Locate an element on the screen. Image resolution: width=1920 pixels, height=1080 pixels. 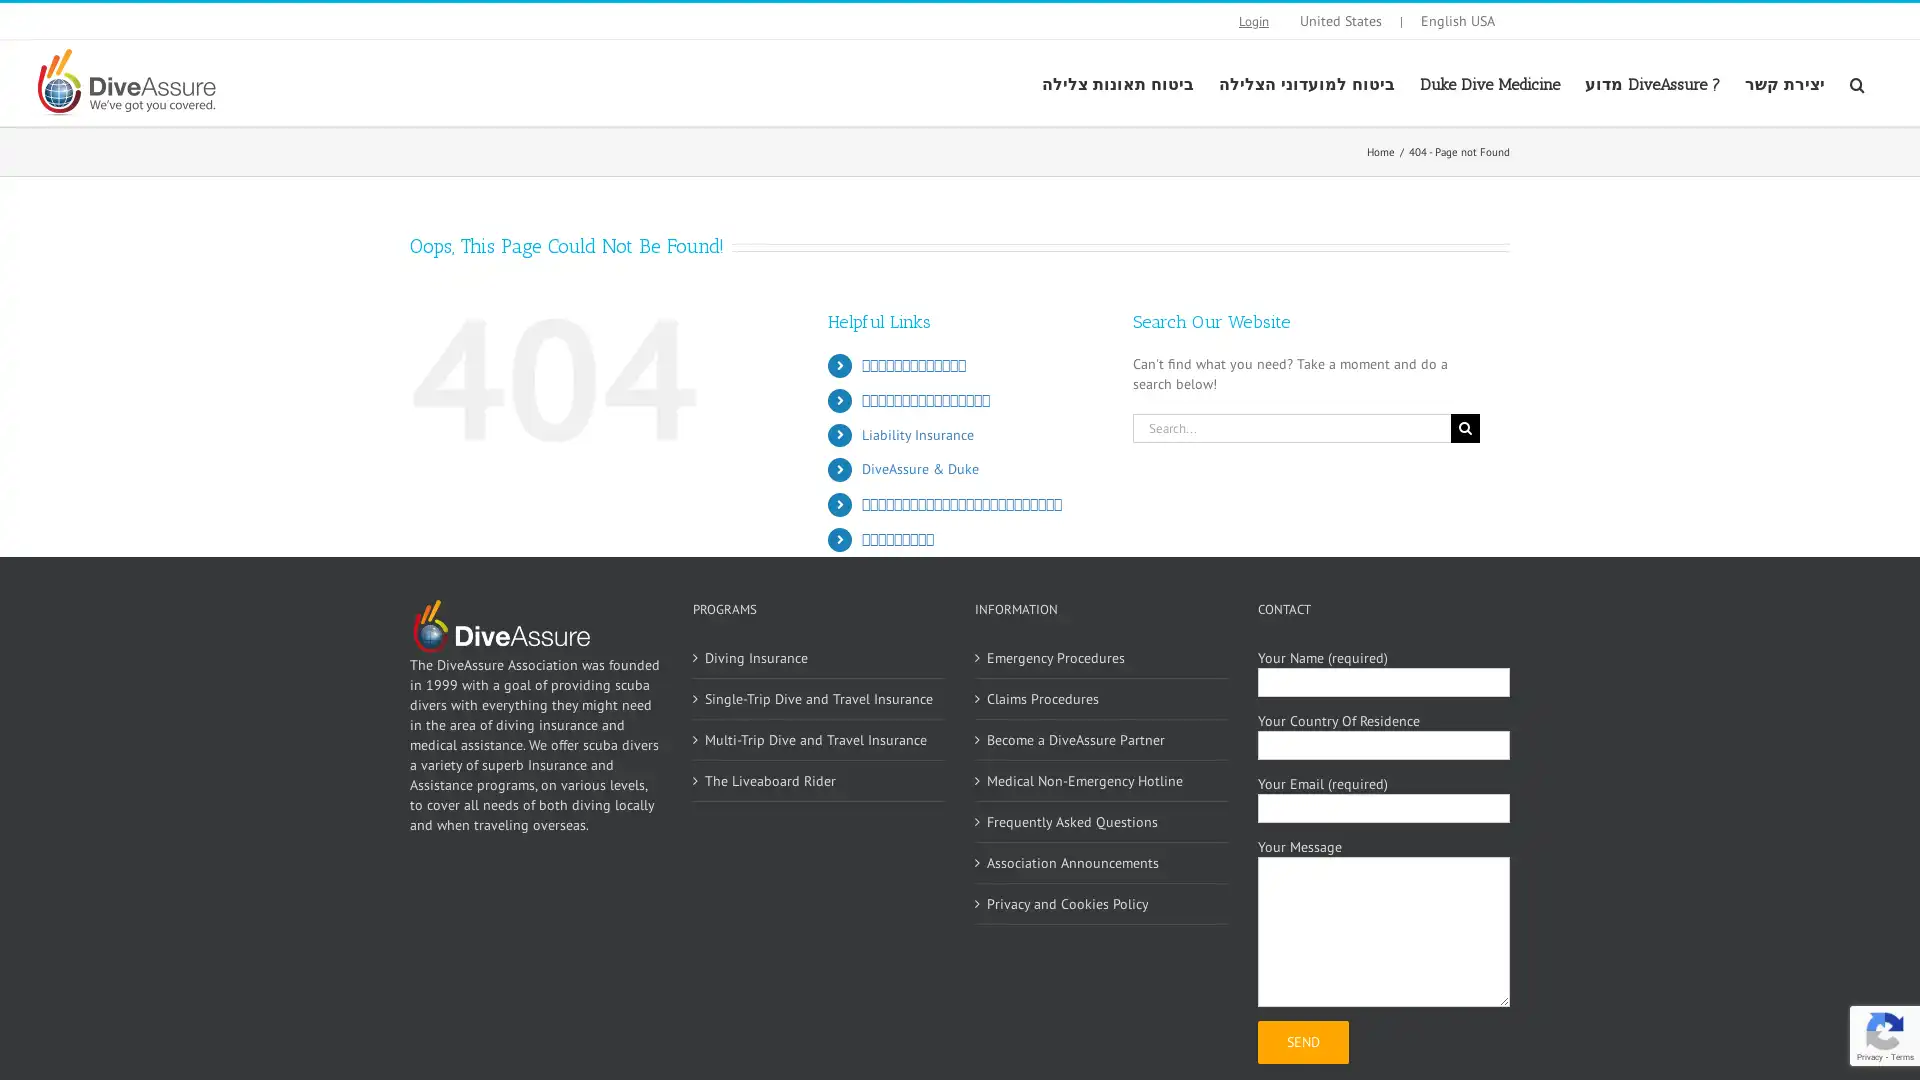
Search is located at coordinates (1464, 426).